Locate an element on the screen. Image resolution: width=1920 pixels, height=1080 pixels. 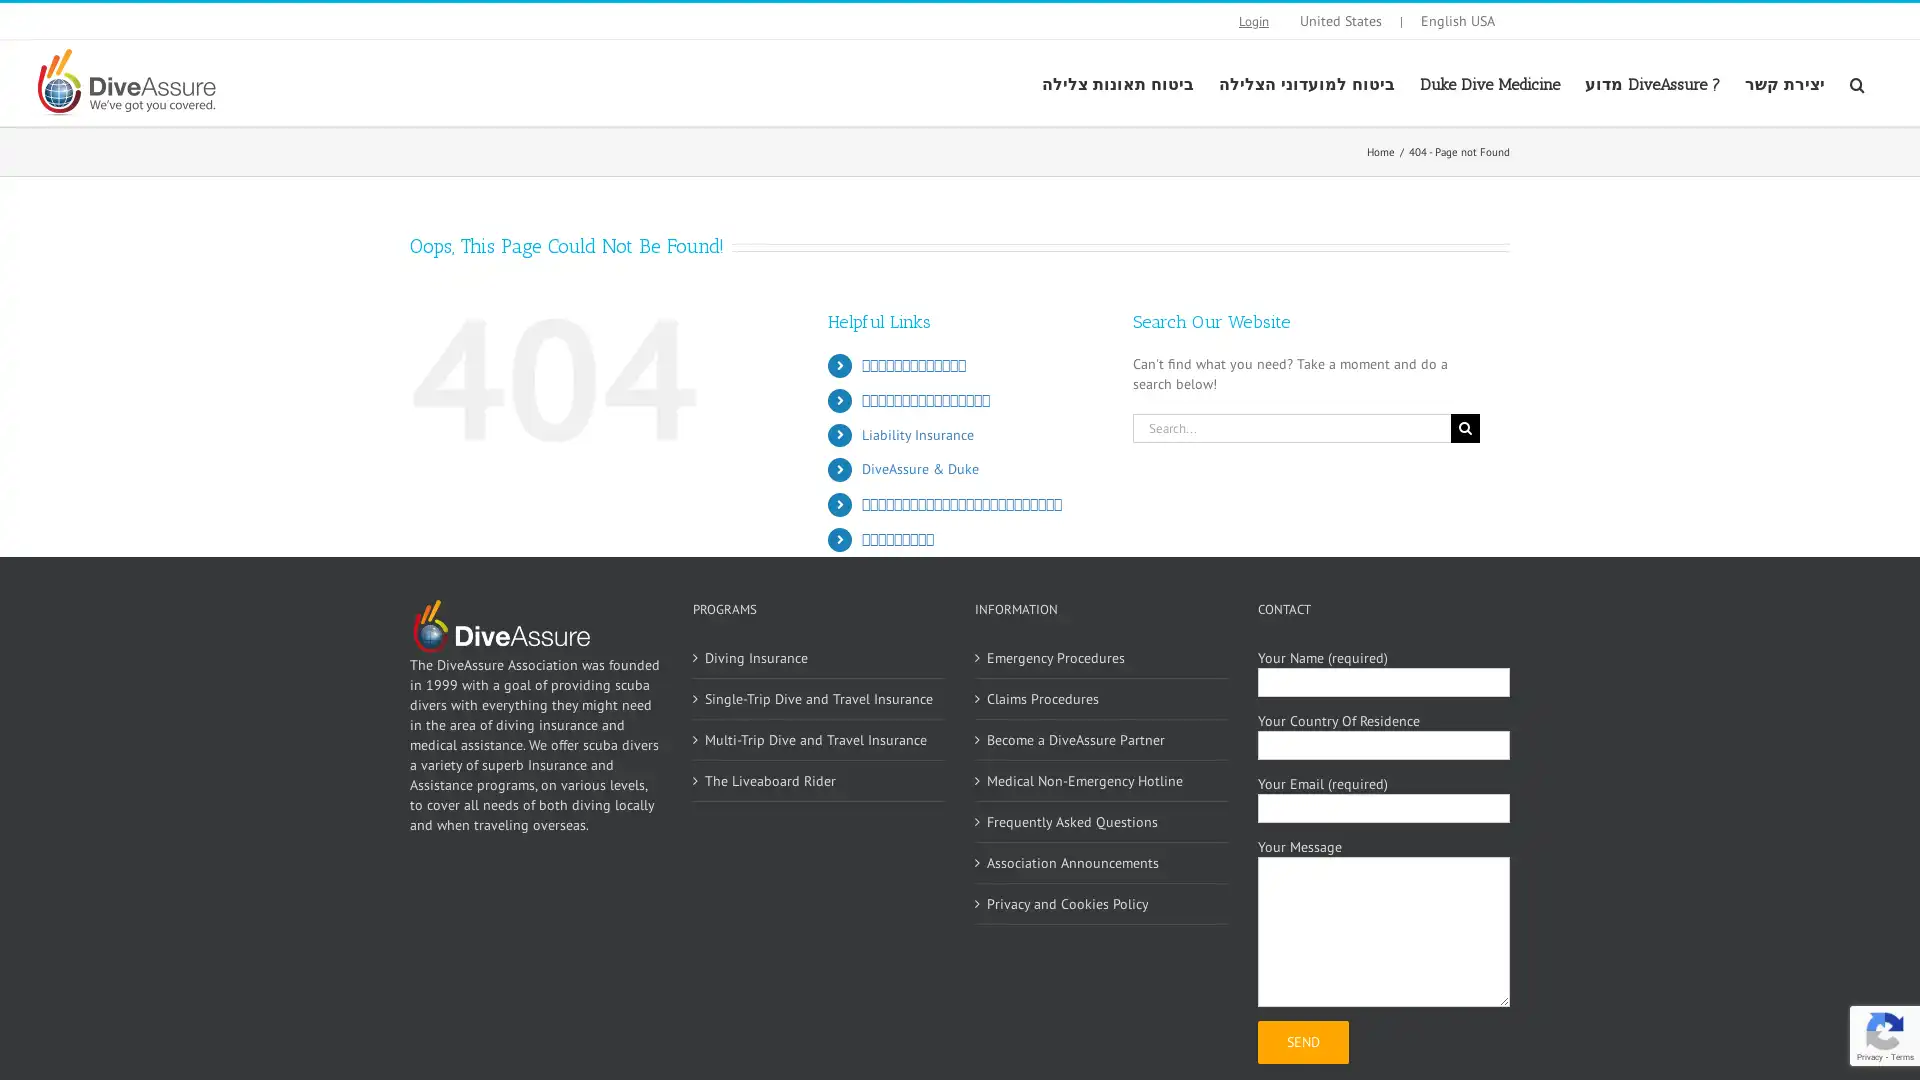
Search is located at coordinates (1464, 426).